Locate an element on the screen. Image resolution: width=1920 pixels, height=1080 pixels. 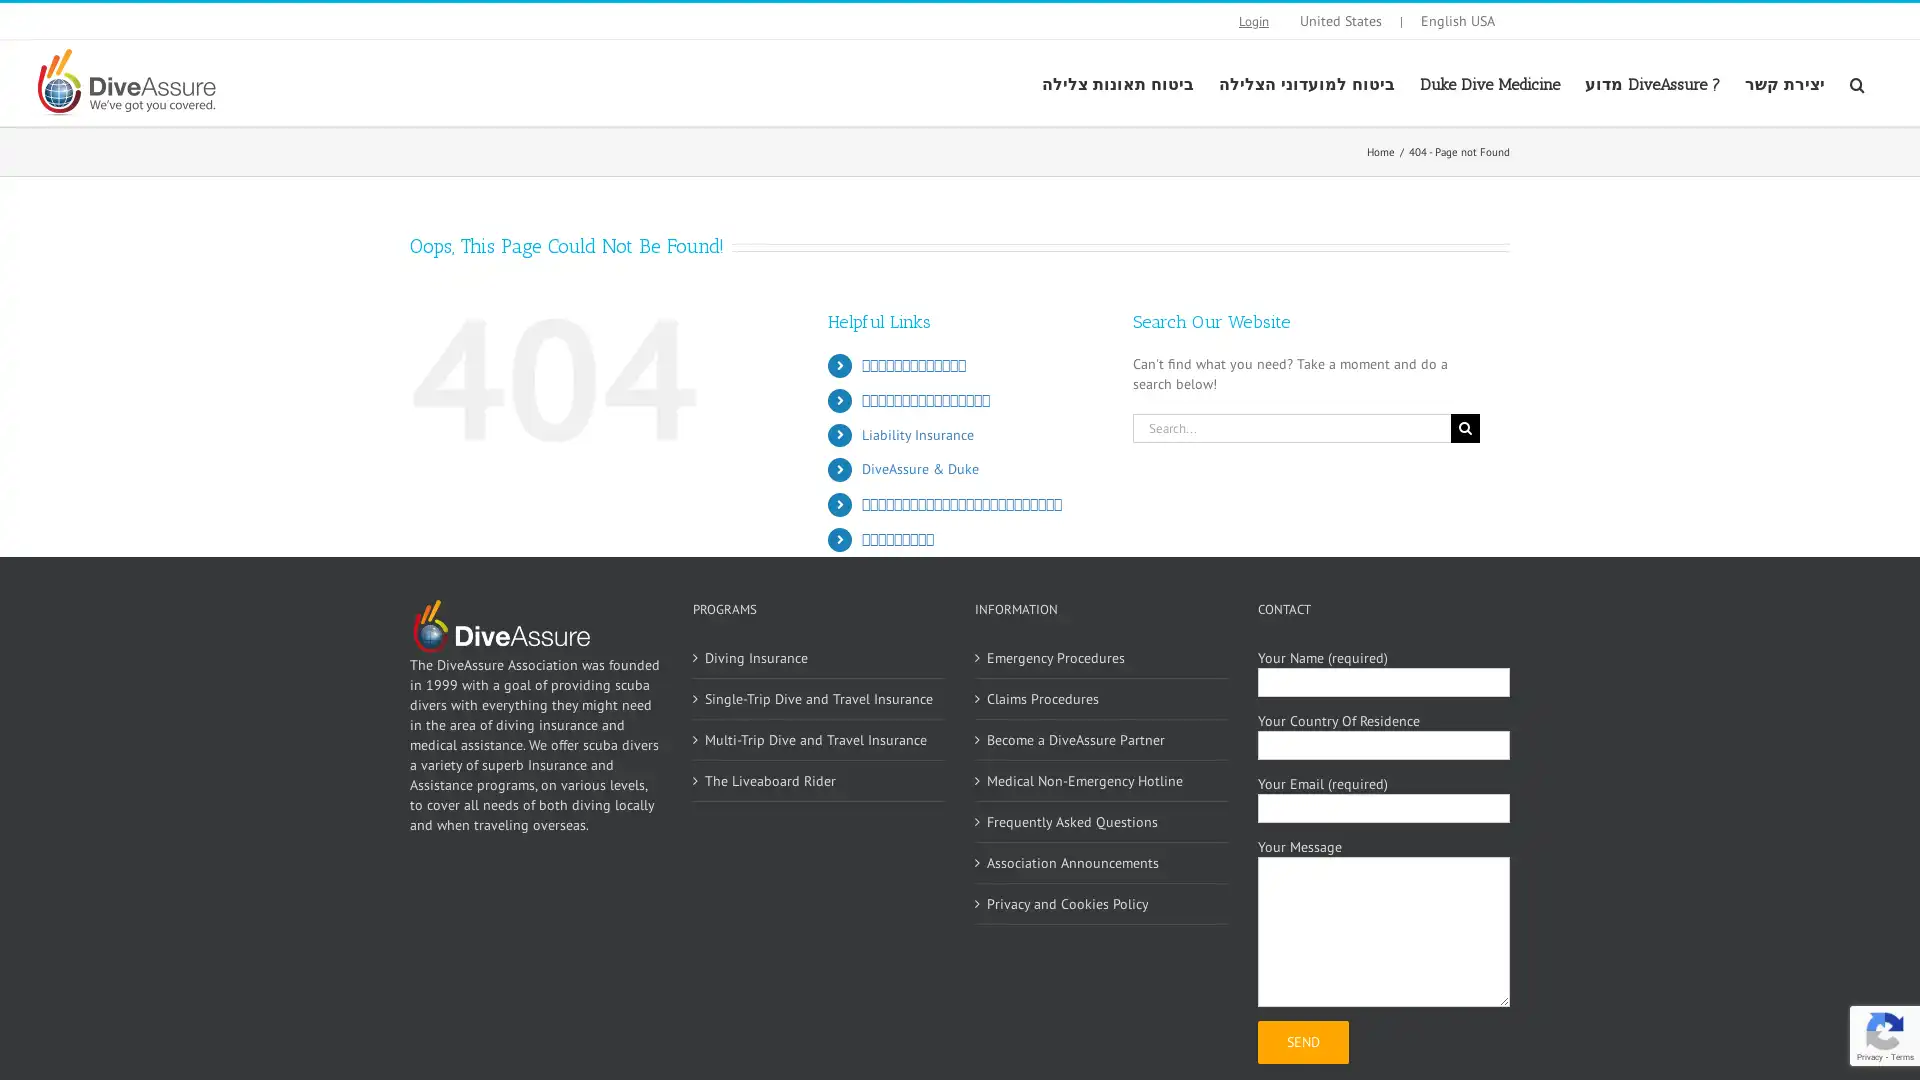
Search is located at coordinates (1464, 426).